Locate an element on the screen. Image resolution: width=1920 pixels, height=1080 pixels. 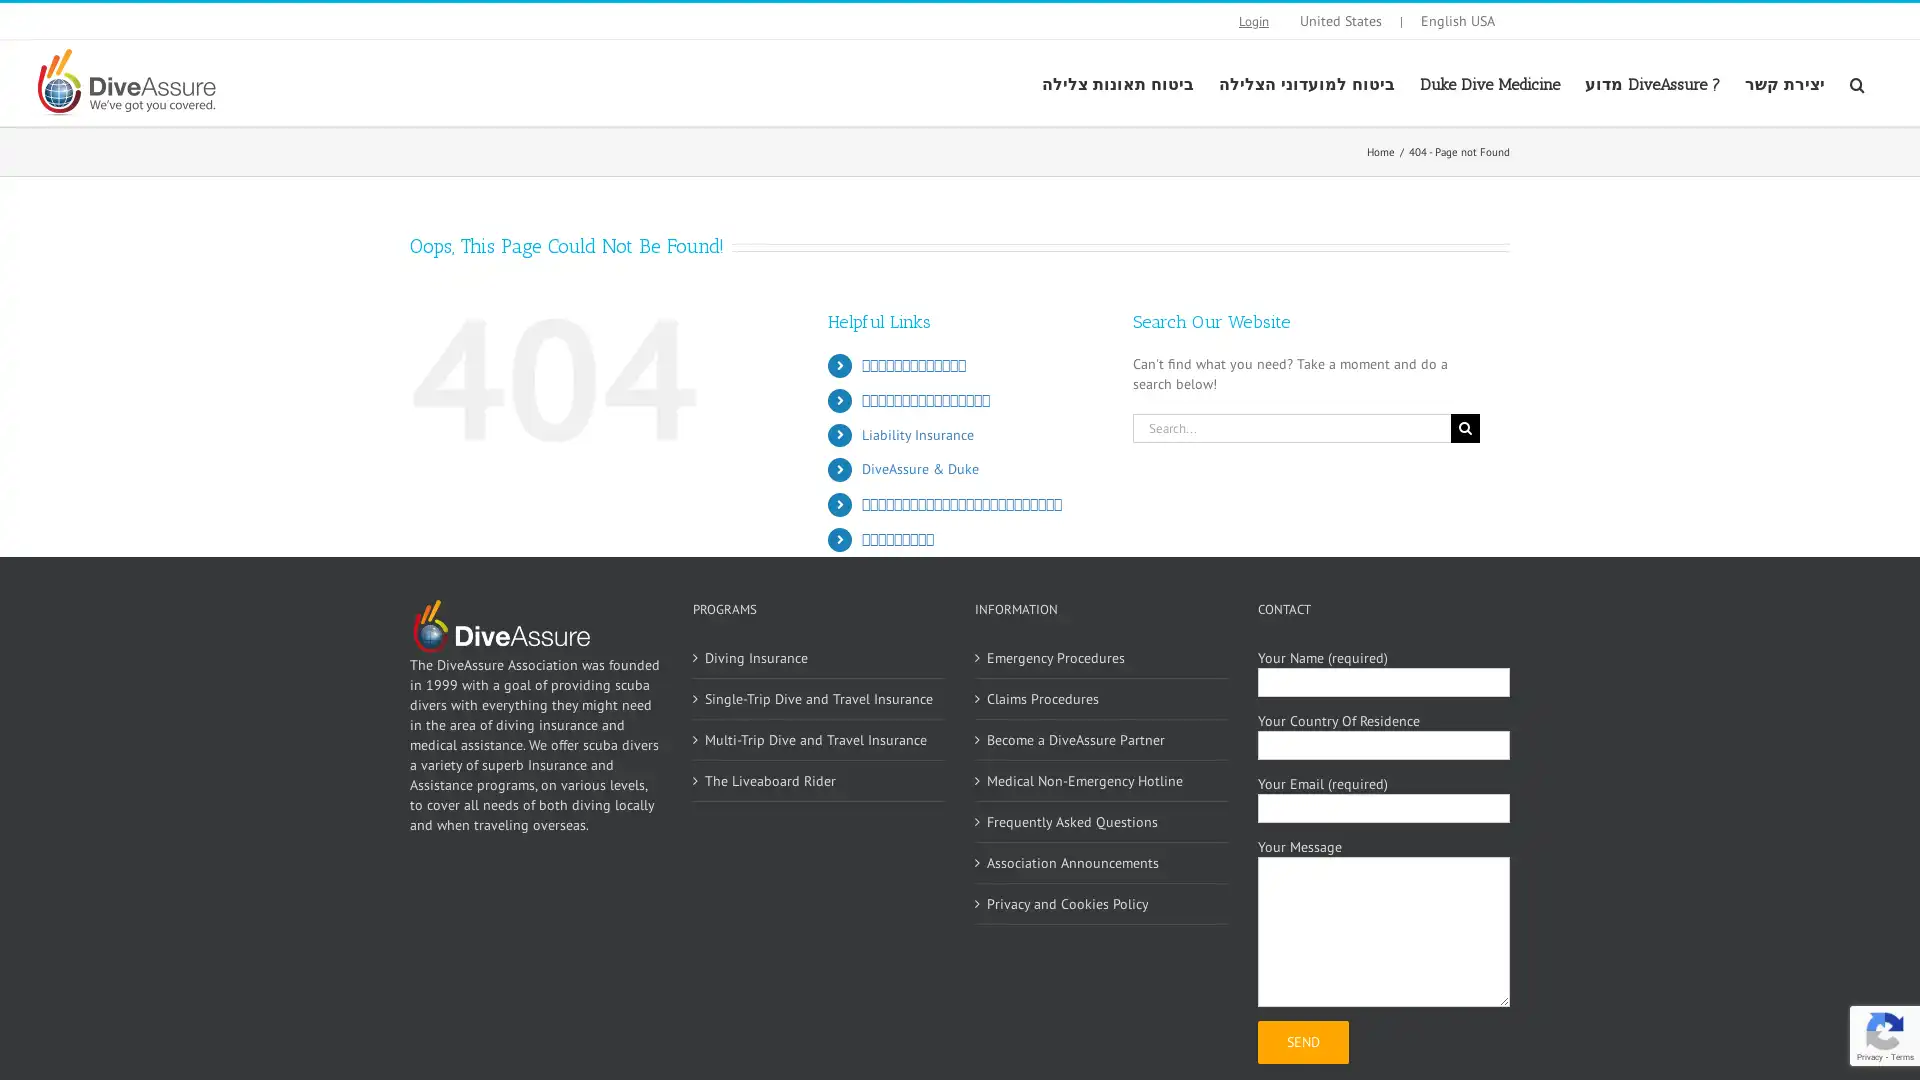
Search is located at coordinates (1464, 426).